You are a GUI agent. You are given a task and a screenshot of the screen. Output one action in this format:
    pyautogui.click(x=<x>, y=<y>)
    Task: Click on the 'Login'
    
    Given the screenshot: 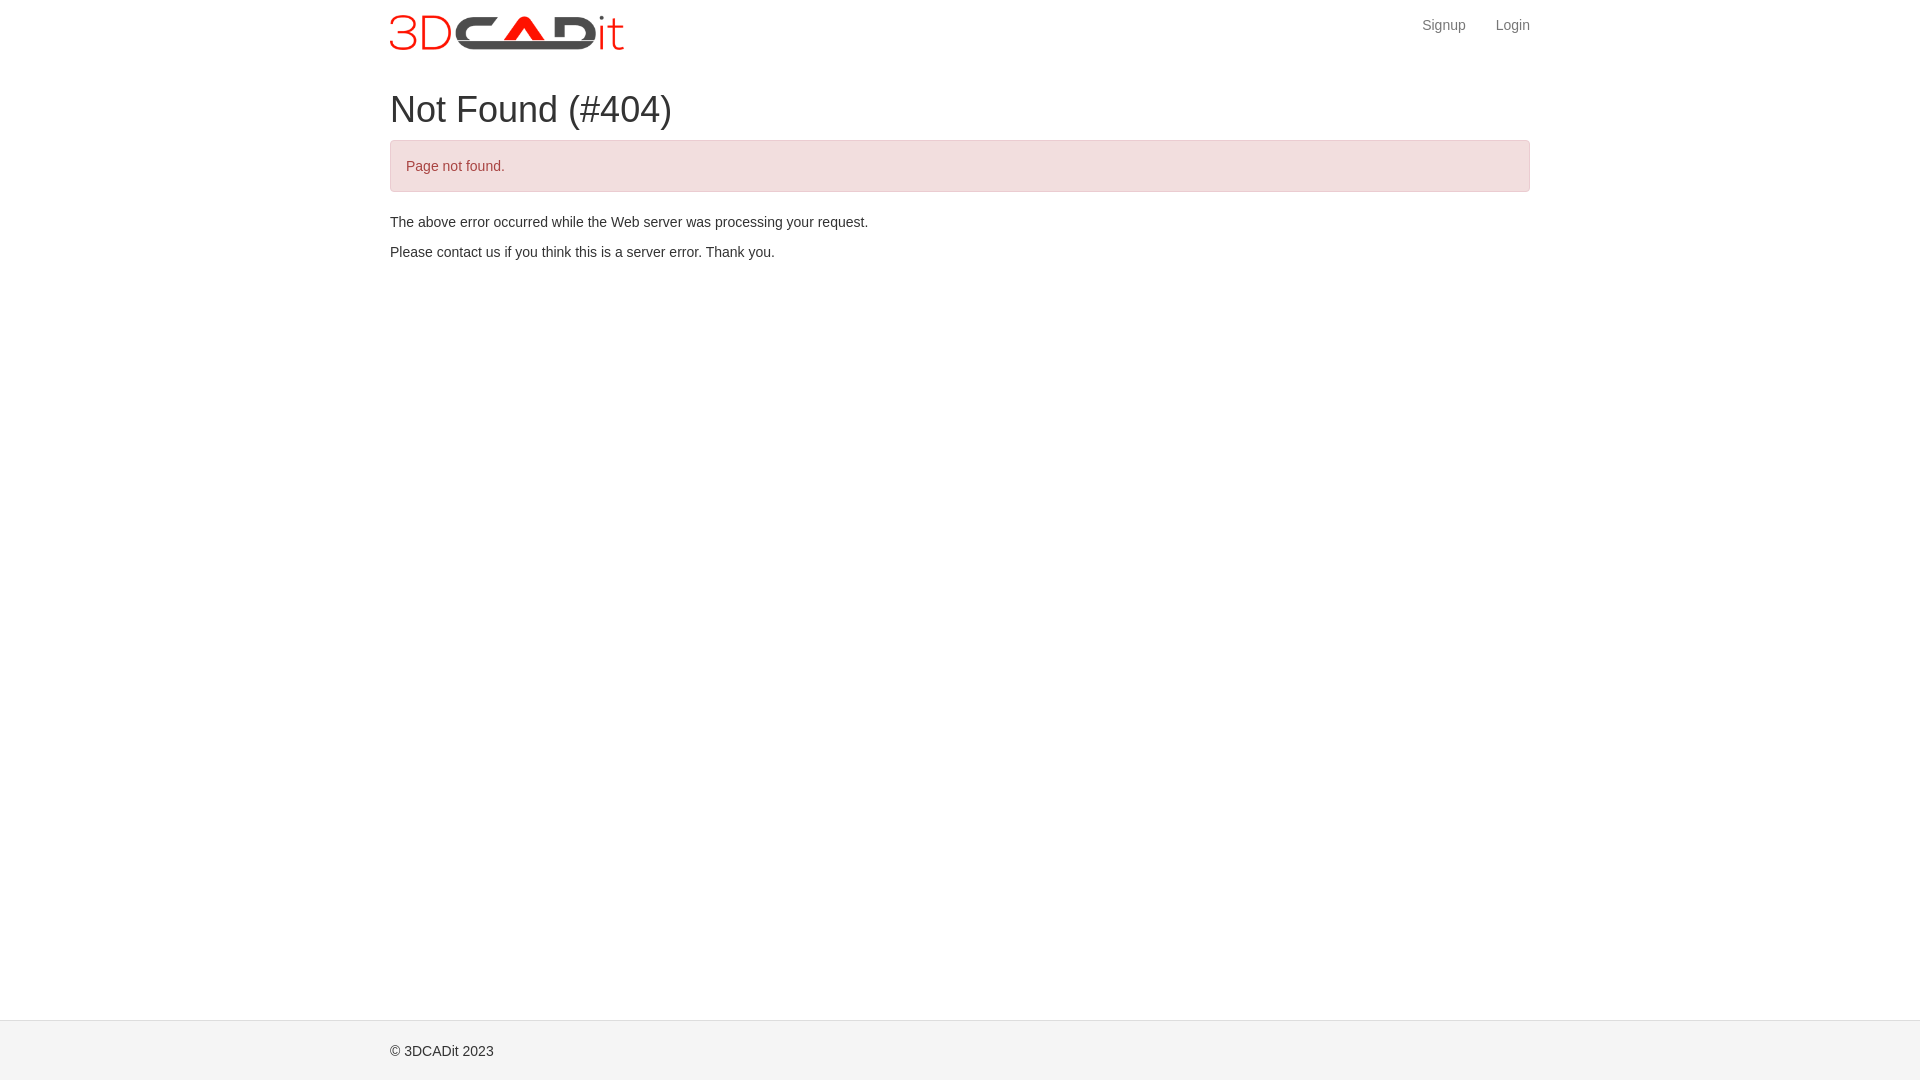 What is the action you would take?
    pyautogui.click(x=1512, y=24)
    